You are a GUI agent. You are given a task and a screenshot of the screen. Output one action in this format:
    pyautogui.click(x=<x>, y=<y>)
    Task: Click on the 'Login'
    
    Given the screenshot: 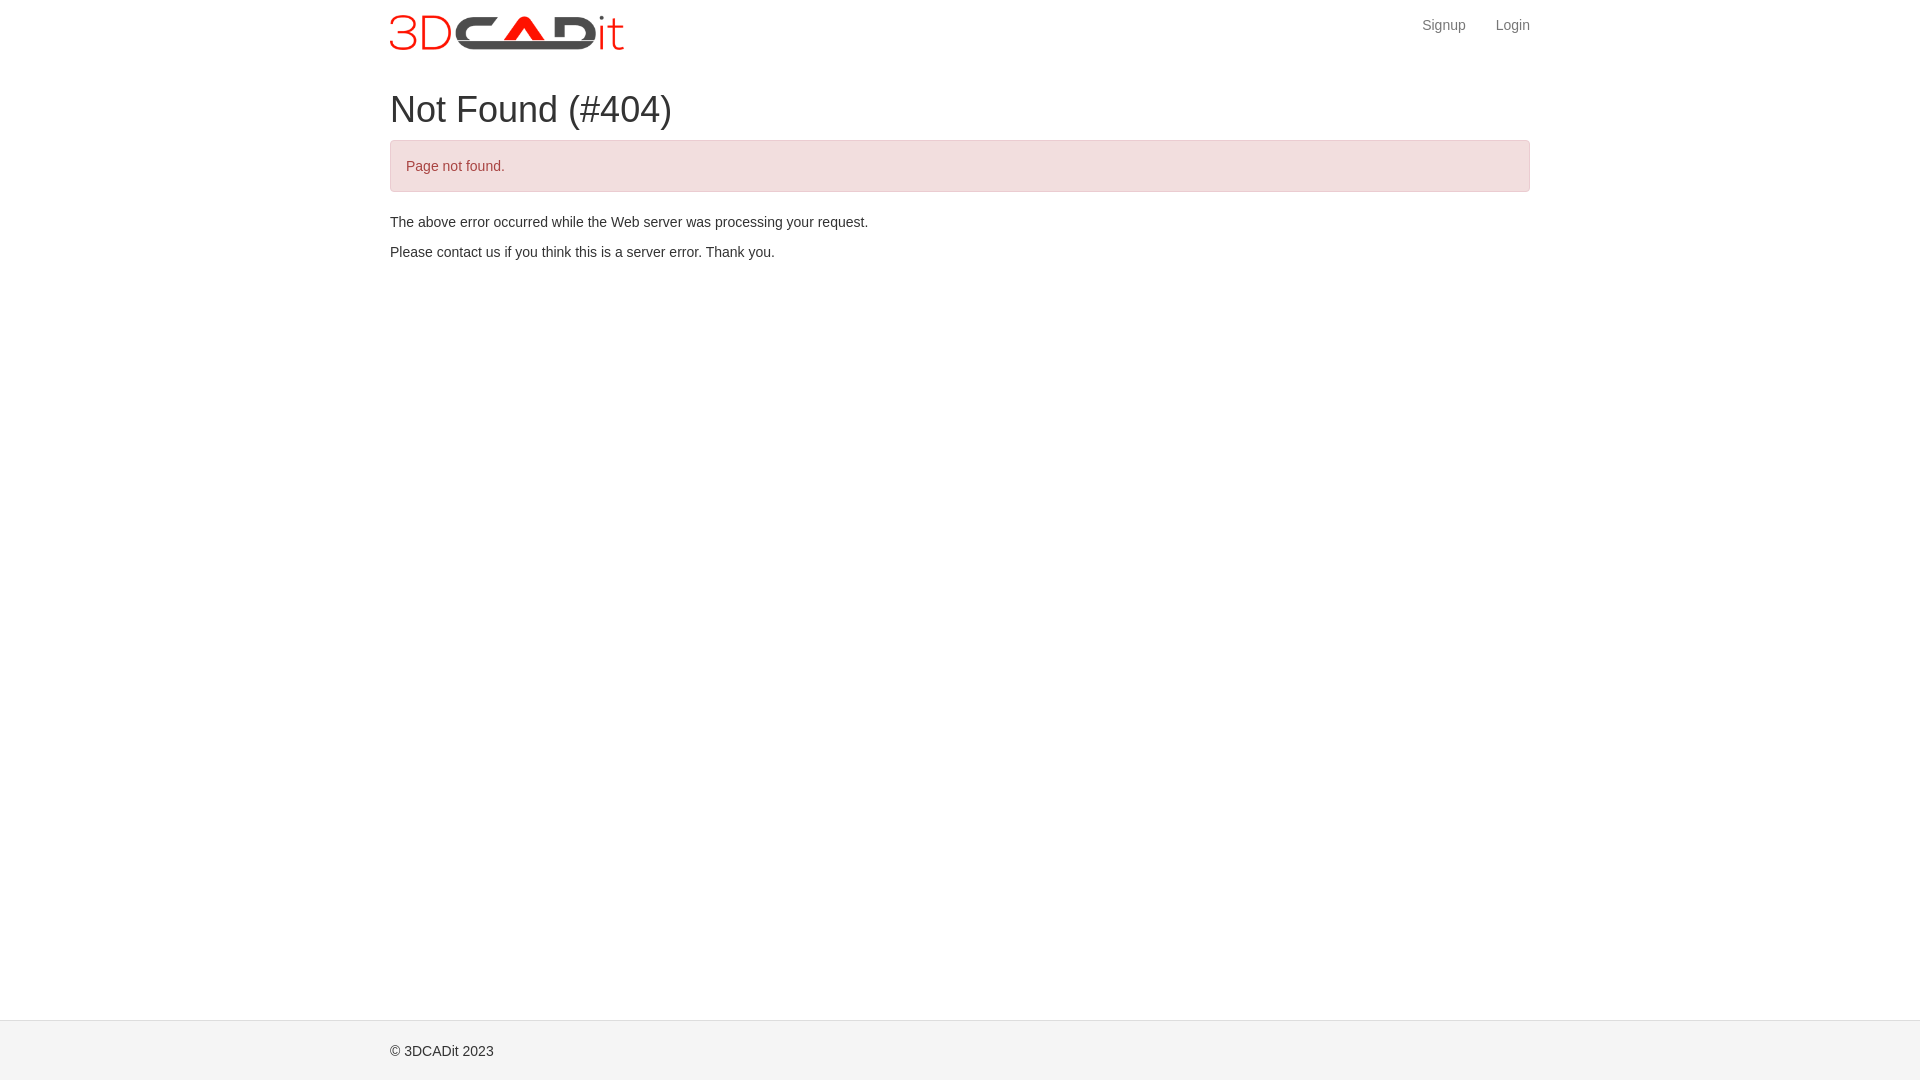 What is the action you would take?
    pyautogui.click(x=1512, y=24)
    